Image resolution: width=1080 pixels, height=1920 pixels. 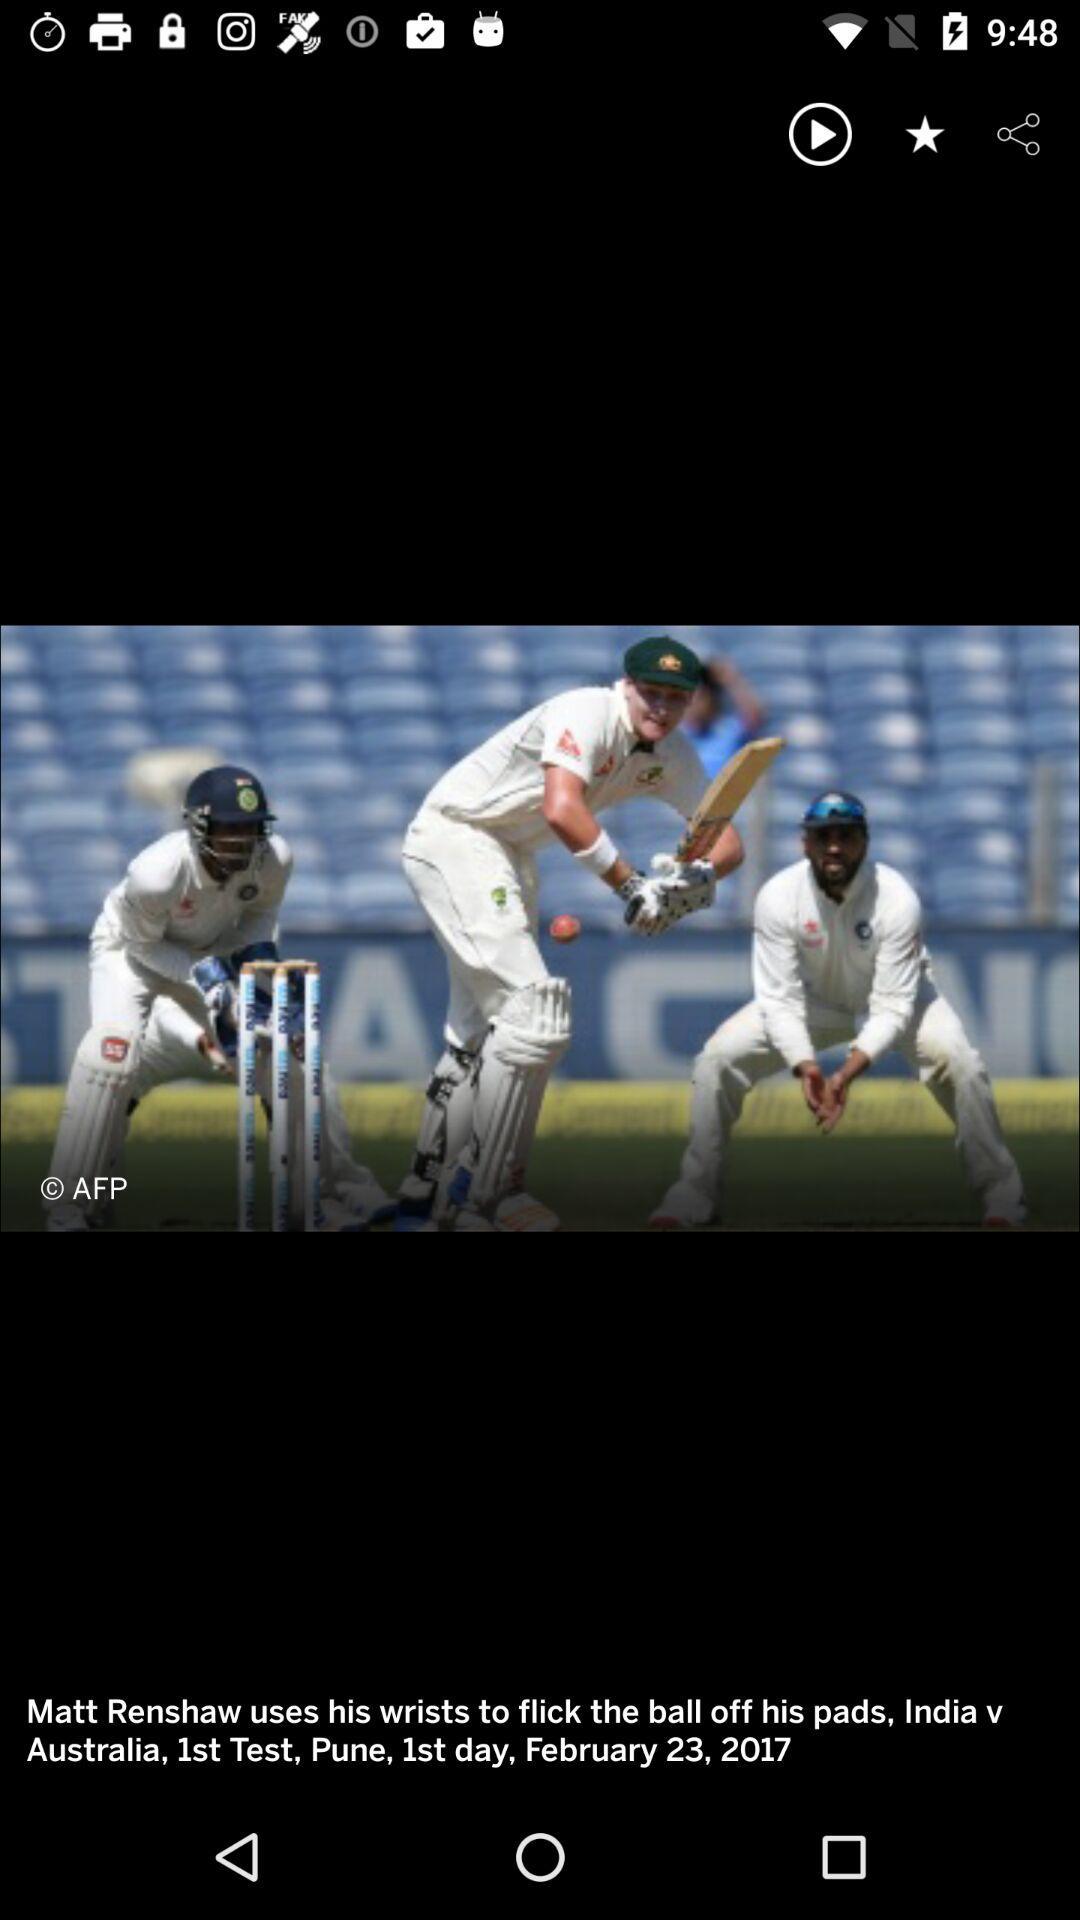 I want to click on slideshow, so click(x=820, y=133).